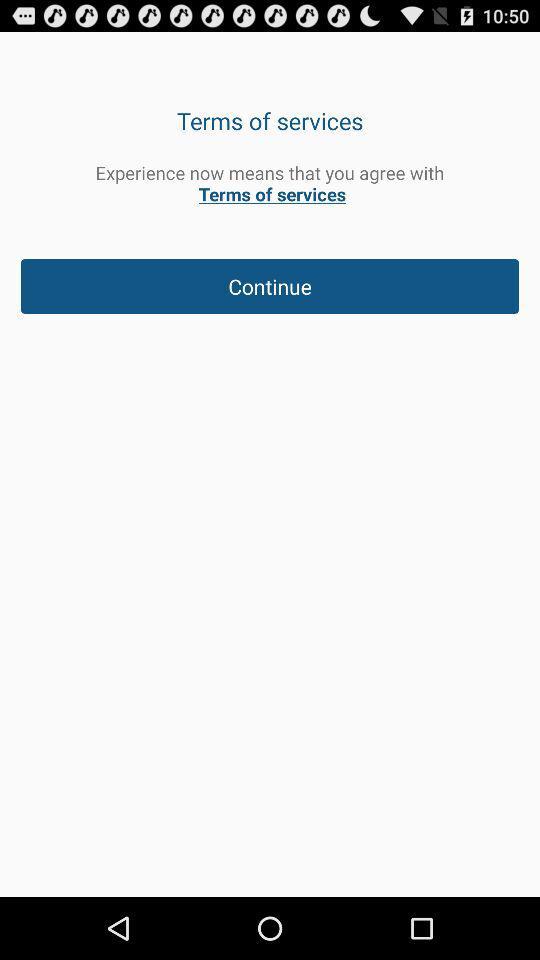 Image resolution: width=540 pixels, height=960 pixels. What do you see at coordinates (270, 183) in the screenshot?
I see `the item above continue item` at bounding box center [270, 183].